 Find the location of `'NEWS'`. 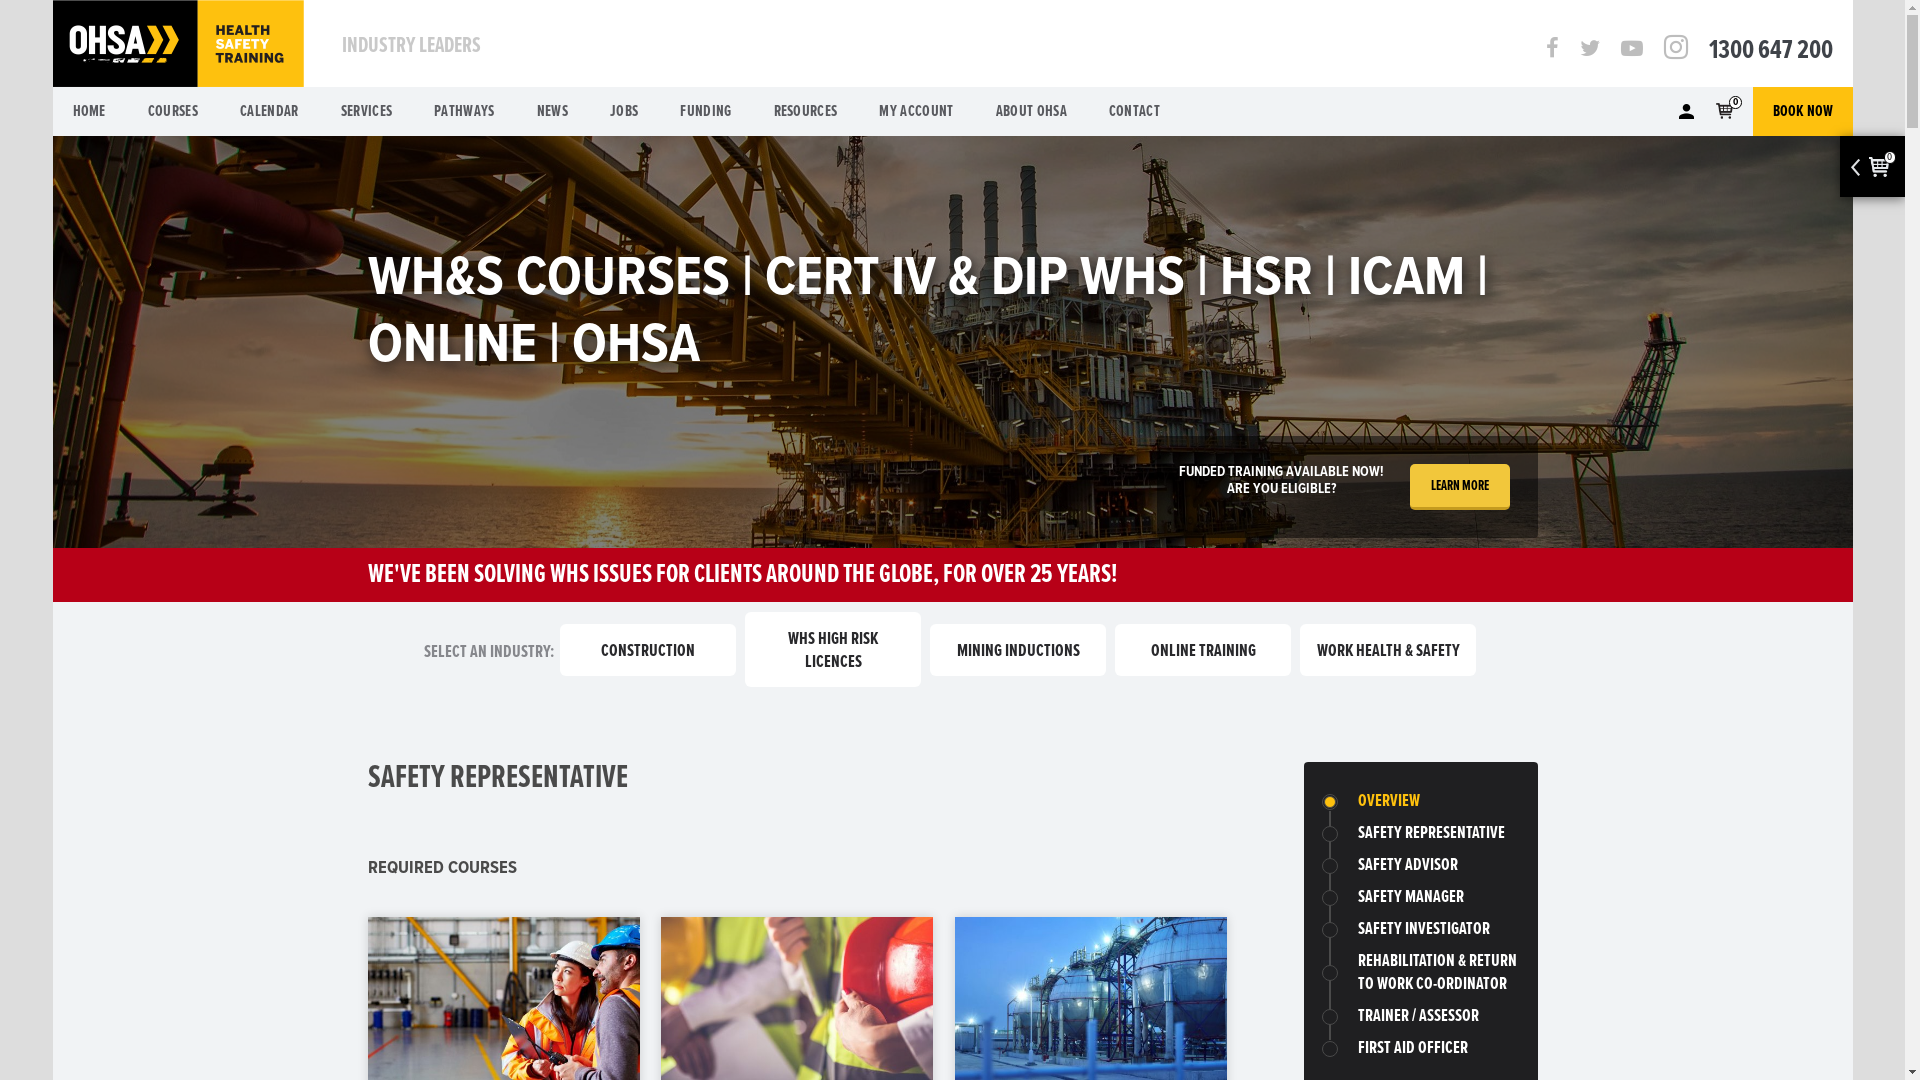

'NEWS' is located at coordinates (552, 111).